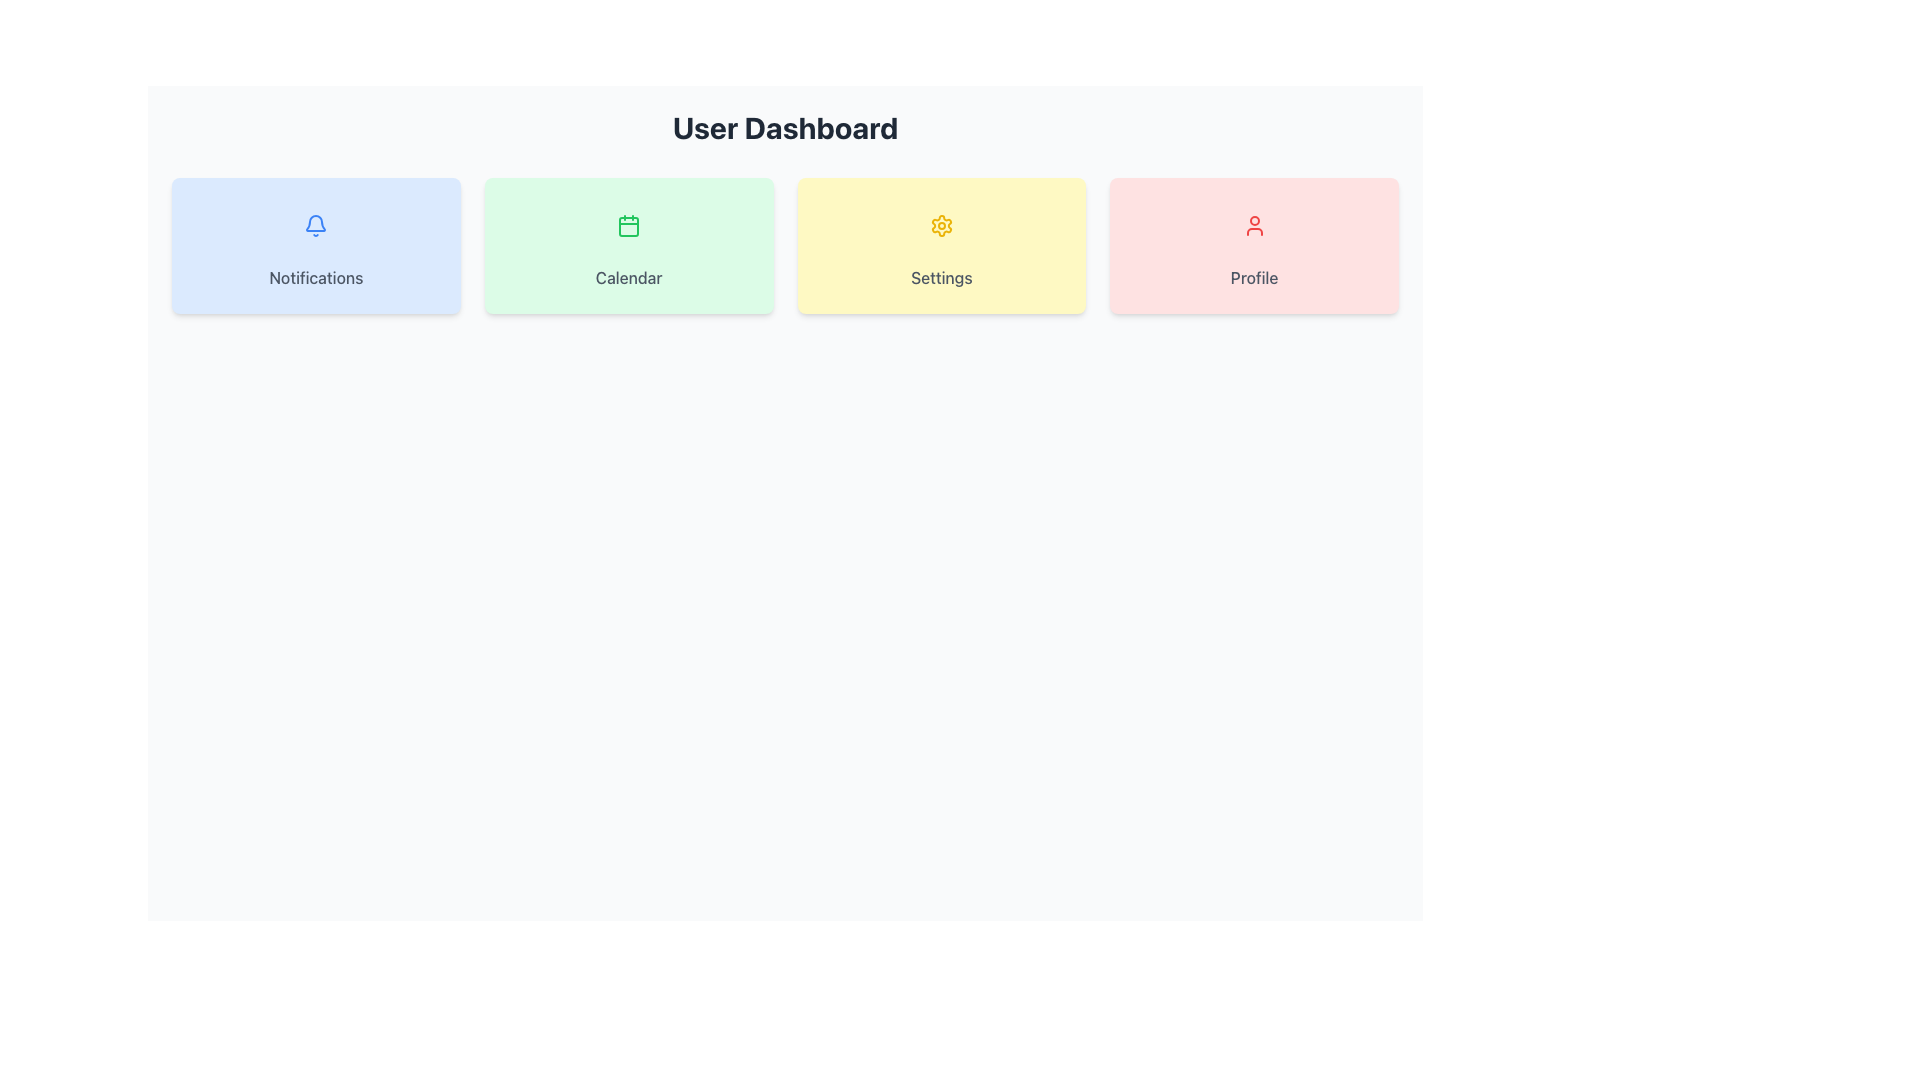 This screenshot has width=1920, height=1080. Describe the element at coordinates (315, 277) in the screenshot. I see `the 'Notifications' text label, which is centrally placed within a light blue box beneath a bell icon in the top-left corner of a grid layout` at that location.